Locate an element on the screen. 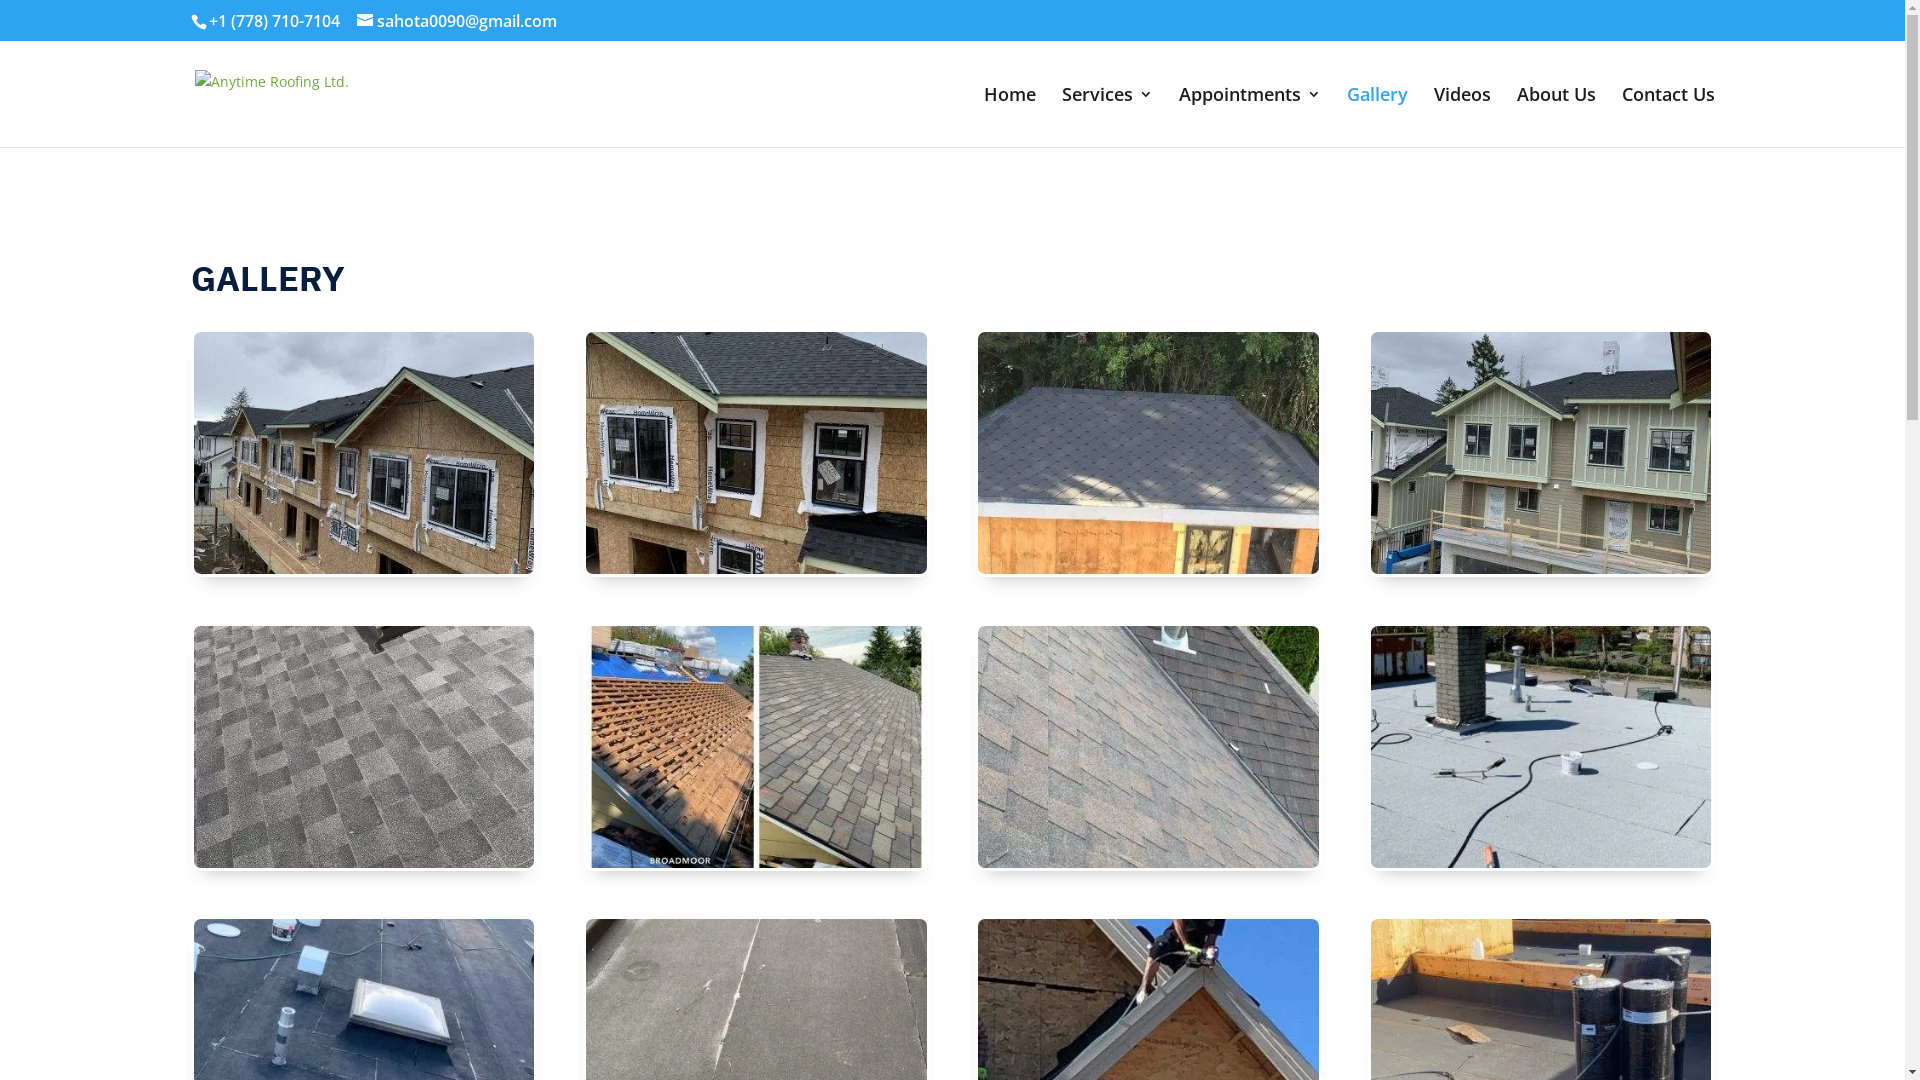 The image size is (1920, 1080). 'Contact Us' is located at coordinates (1668, 116).